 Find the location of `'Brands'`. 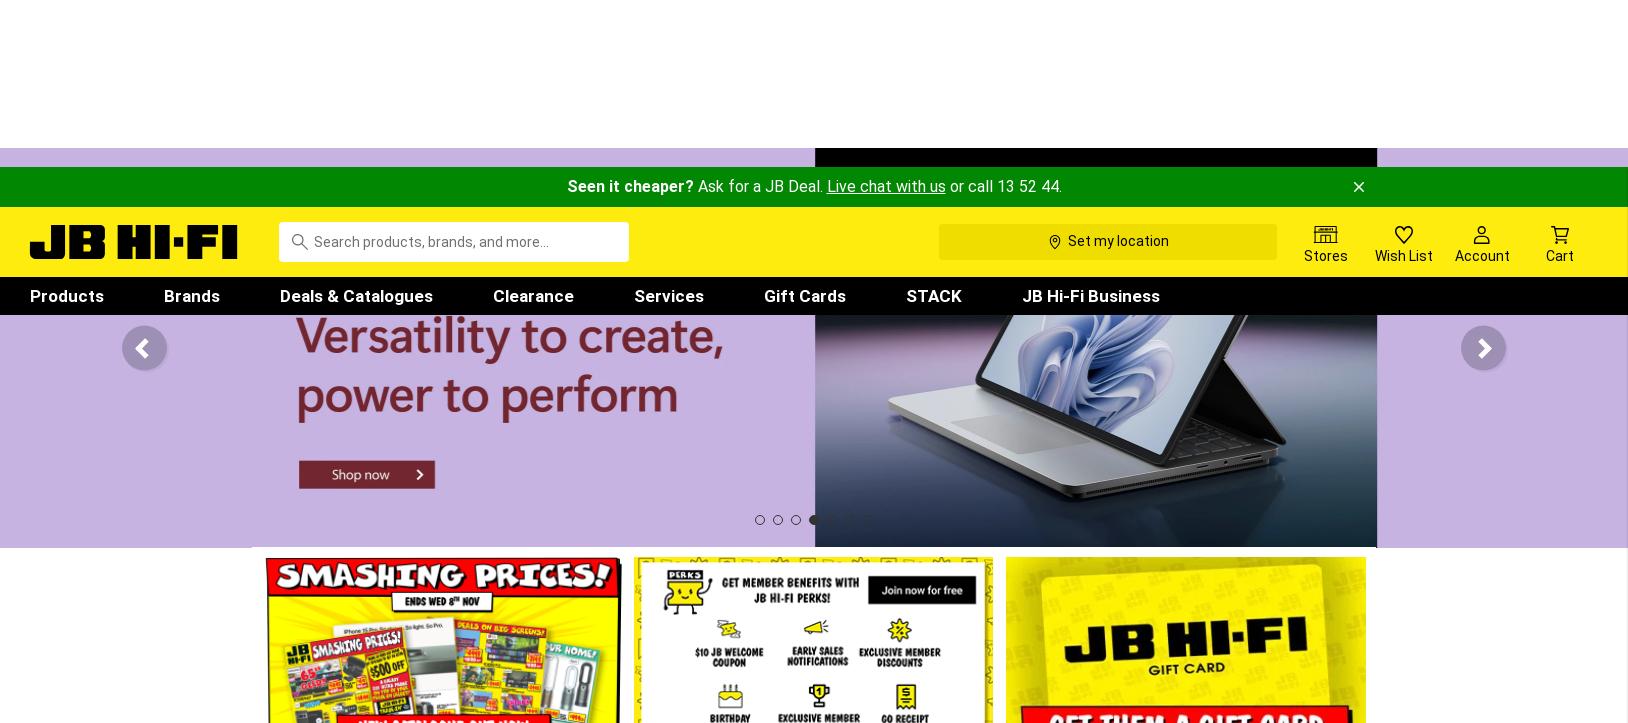

'Brands' is located at coordinates (190, 126).